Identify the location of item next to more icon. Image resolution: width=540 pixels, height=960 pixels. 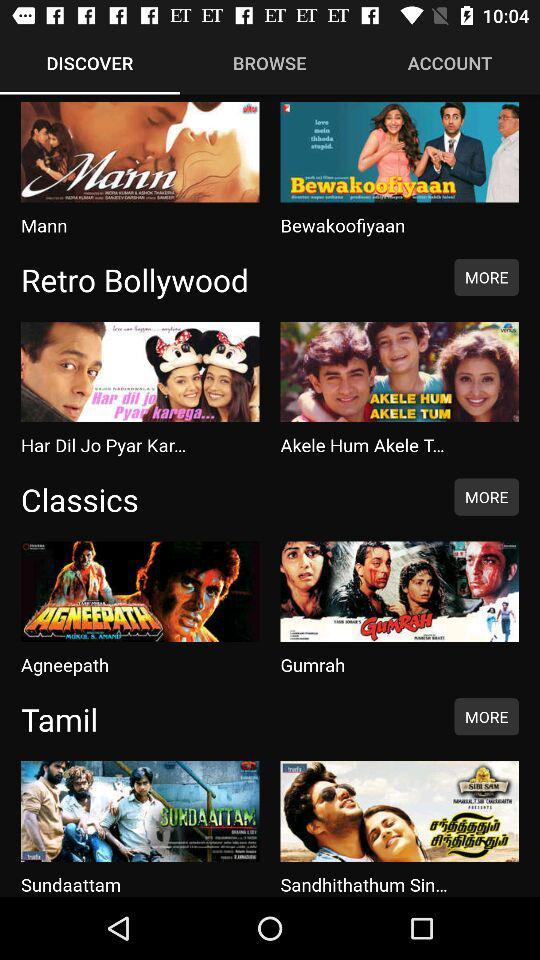
(226, 498).